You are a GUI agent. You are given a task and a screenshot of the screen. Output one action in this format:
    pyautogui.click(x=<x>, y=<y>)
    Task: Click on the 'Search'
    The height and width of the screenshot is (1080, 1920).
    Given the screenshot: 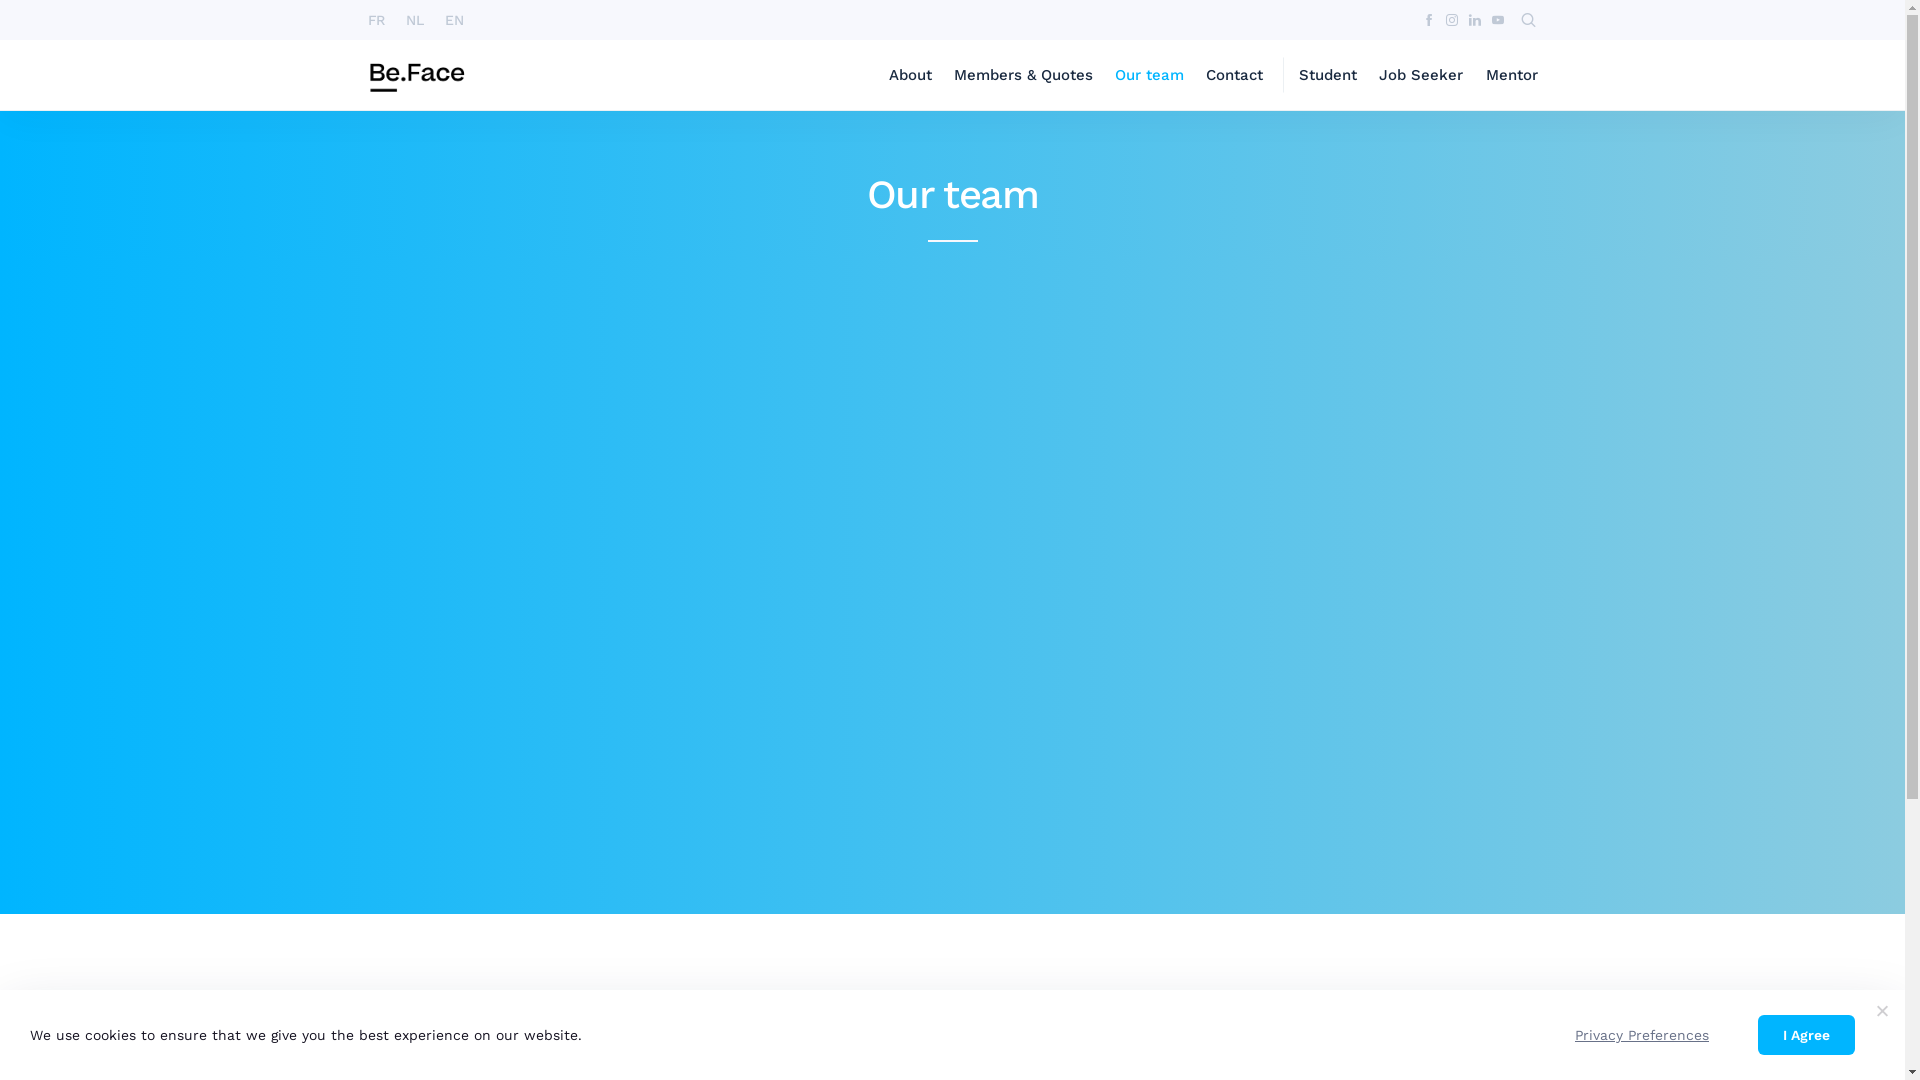 What is the action you would take?
    pyautogui.click(x=599, y=22)
    